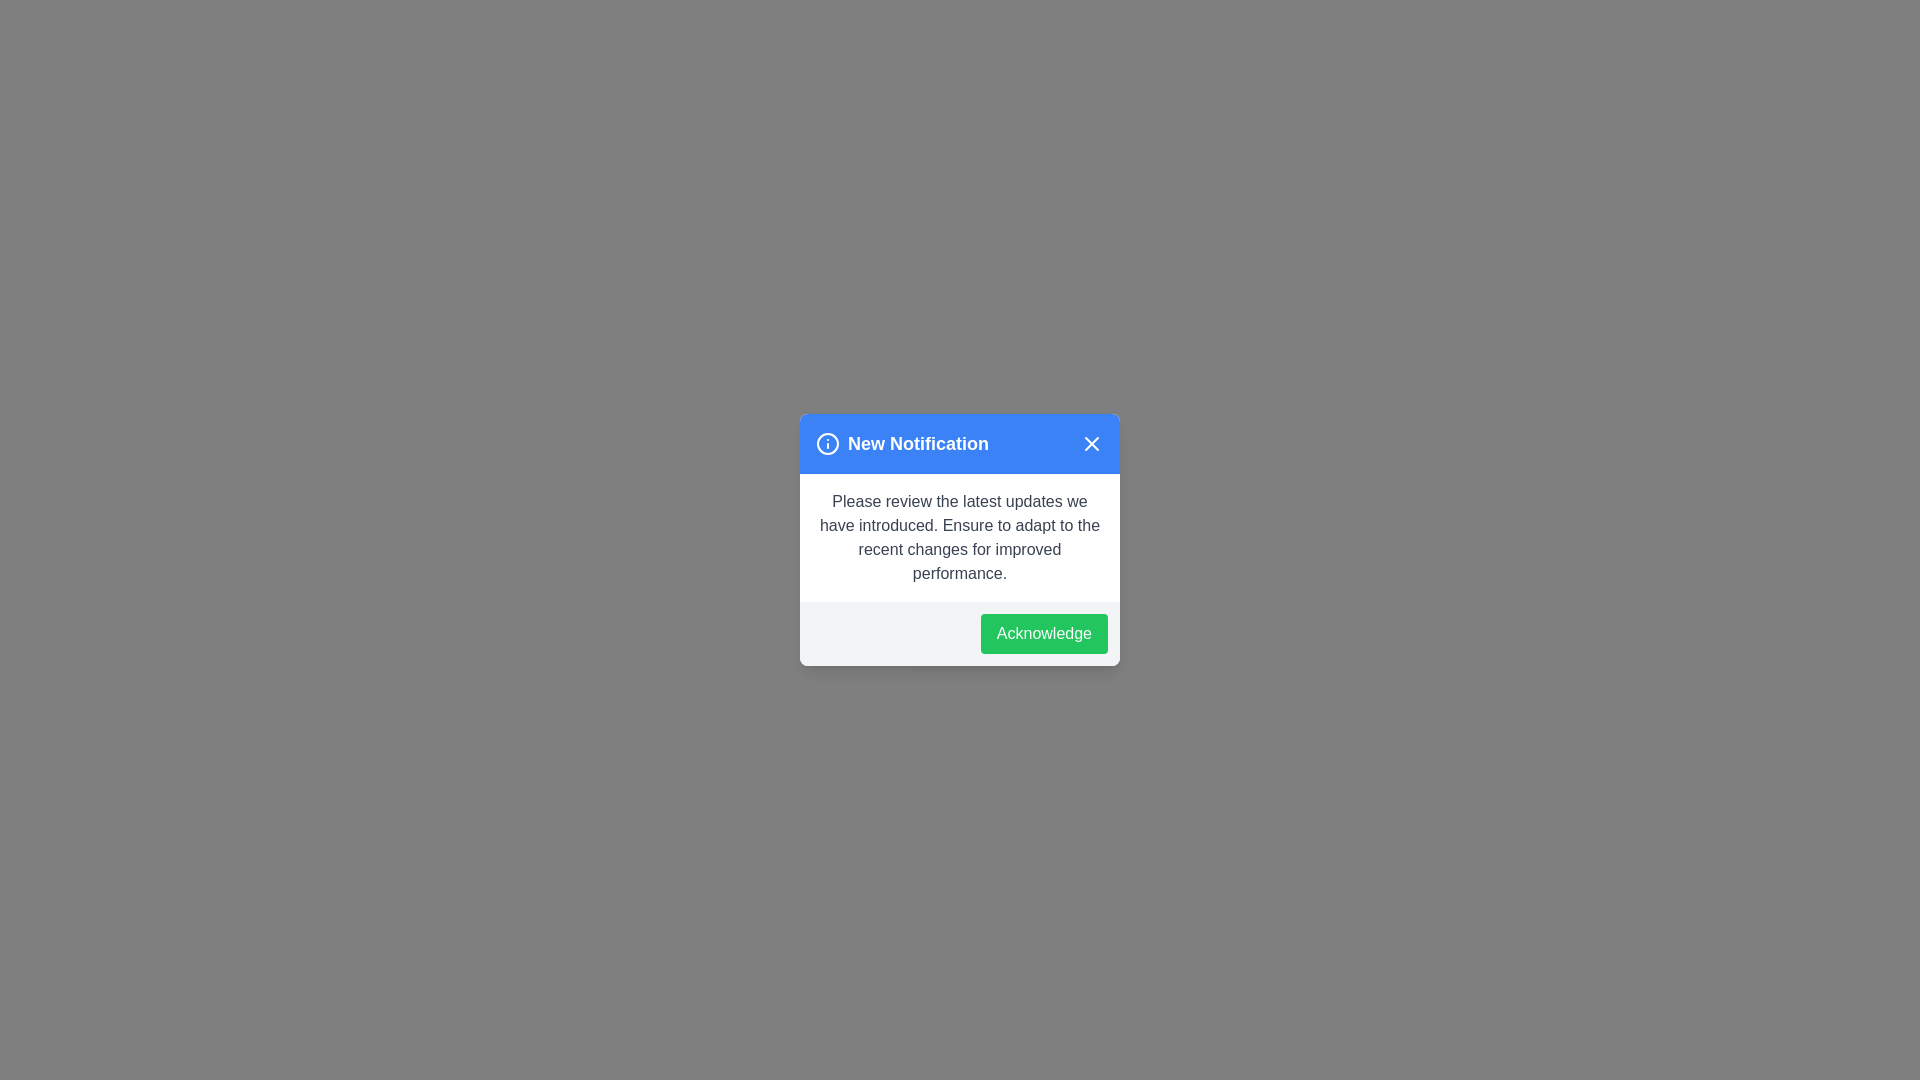 The width and height of the screenshot is (1920, 1080). Describe the element at coordinates (1090, 442) in the screenshot. I see `the close button of the notification modal to dismiss it` at that location.